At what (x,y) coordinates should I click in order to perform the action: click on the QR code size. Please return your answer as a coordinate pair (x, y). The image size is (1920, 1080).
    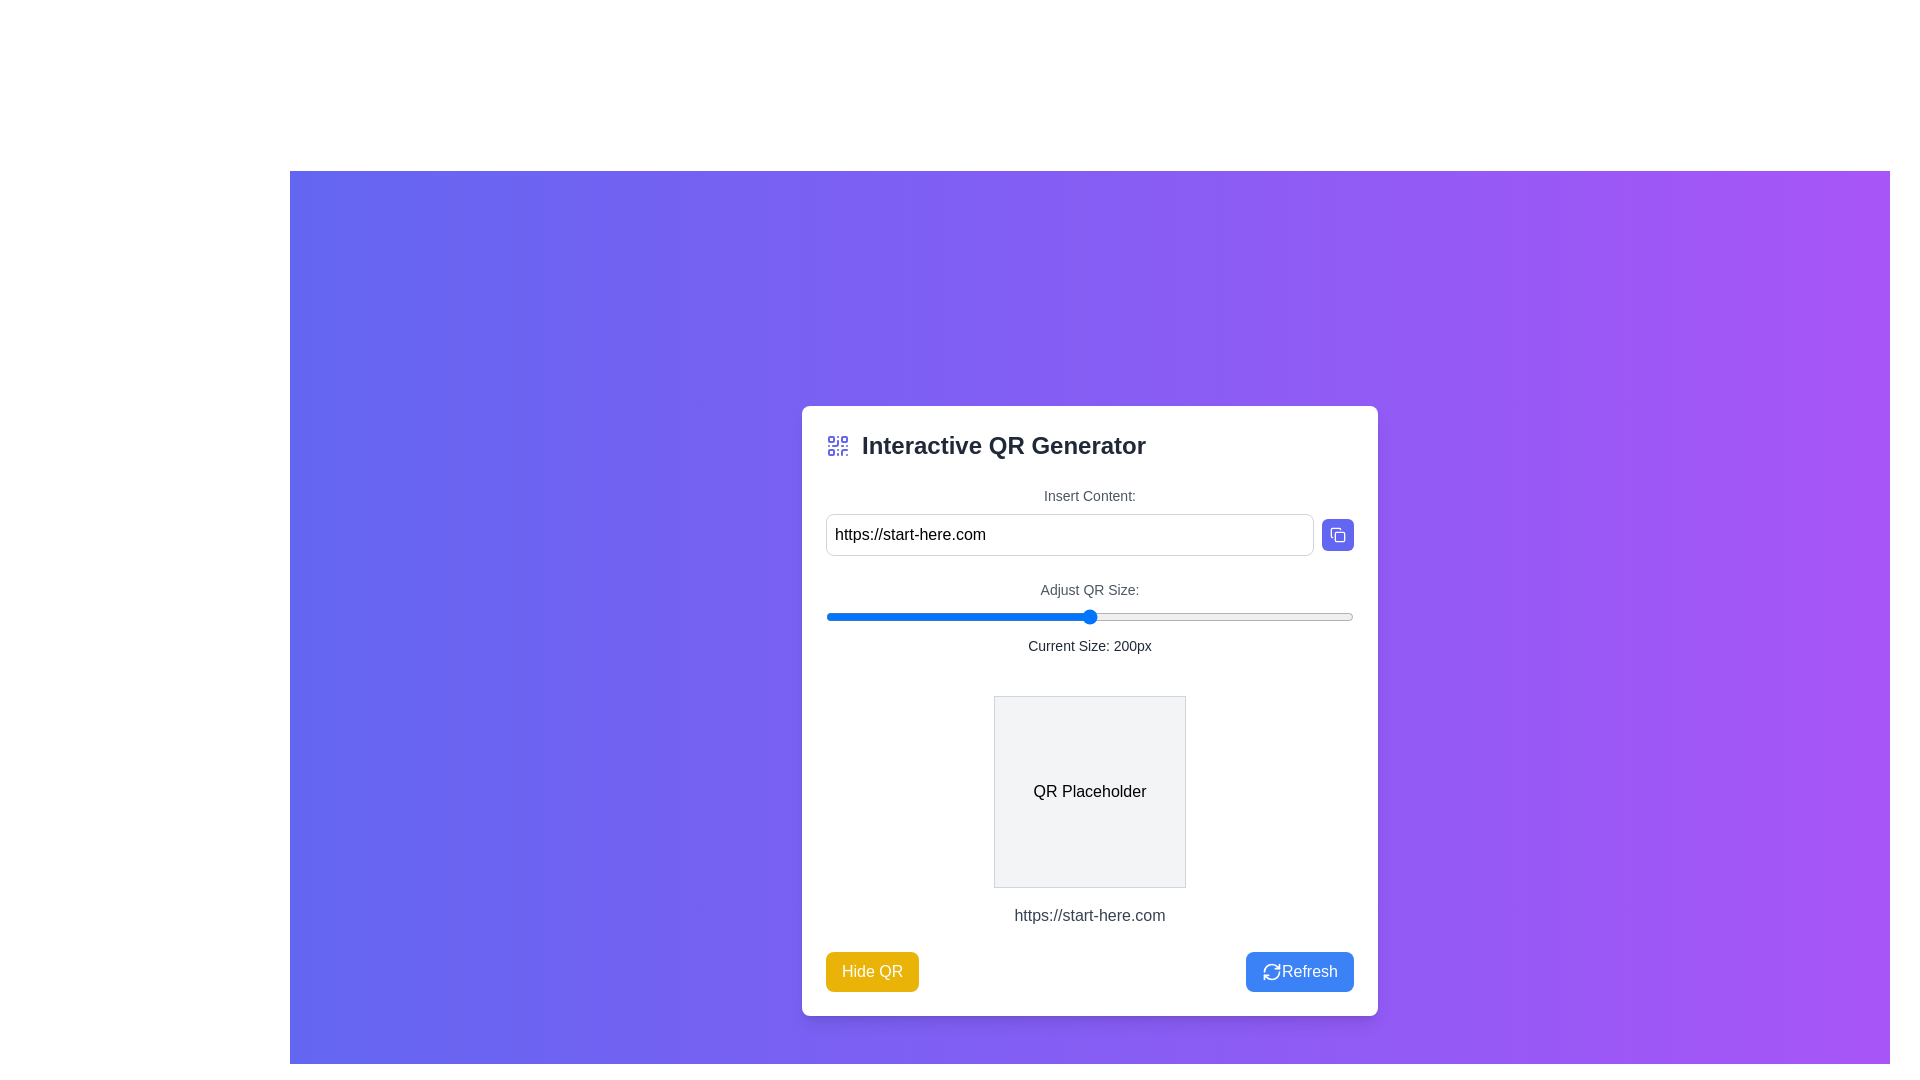
    Looking at the image, I should click on (1140, 616).